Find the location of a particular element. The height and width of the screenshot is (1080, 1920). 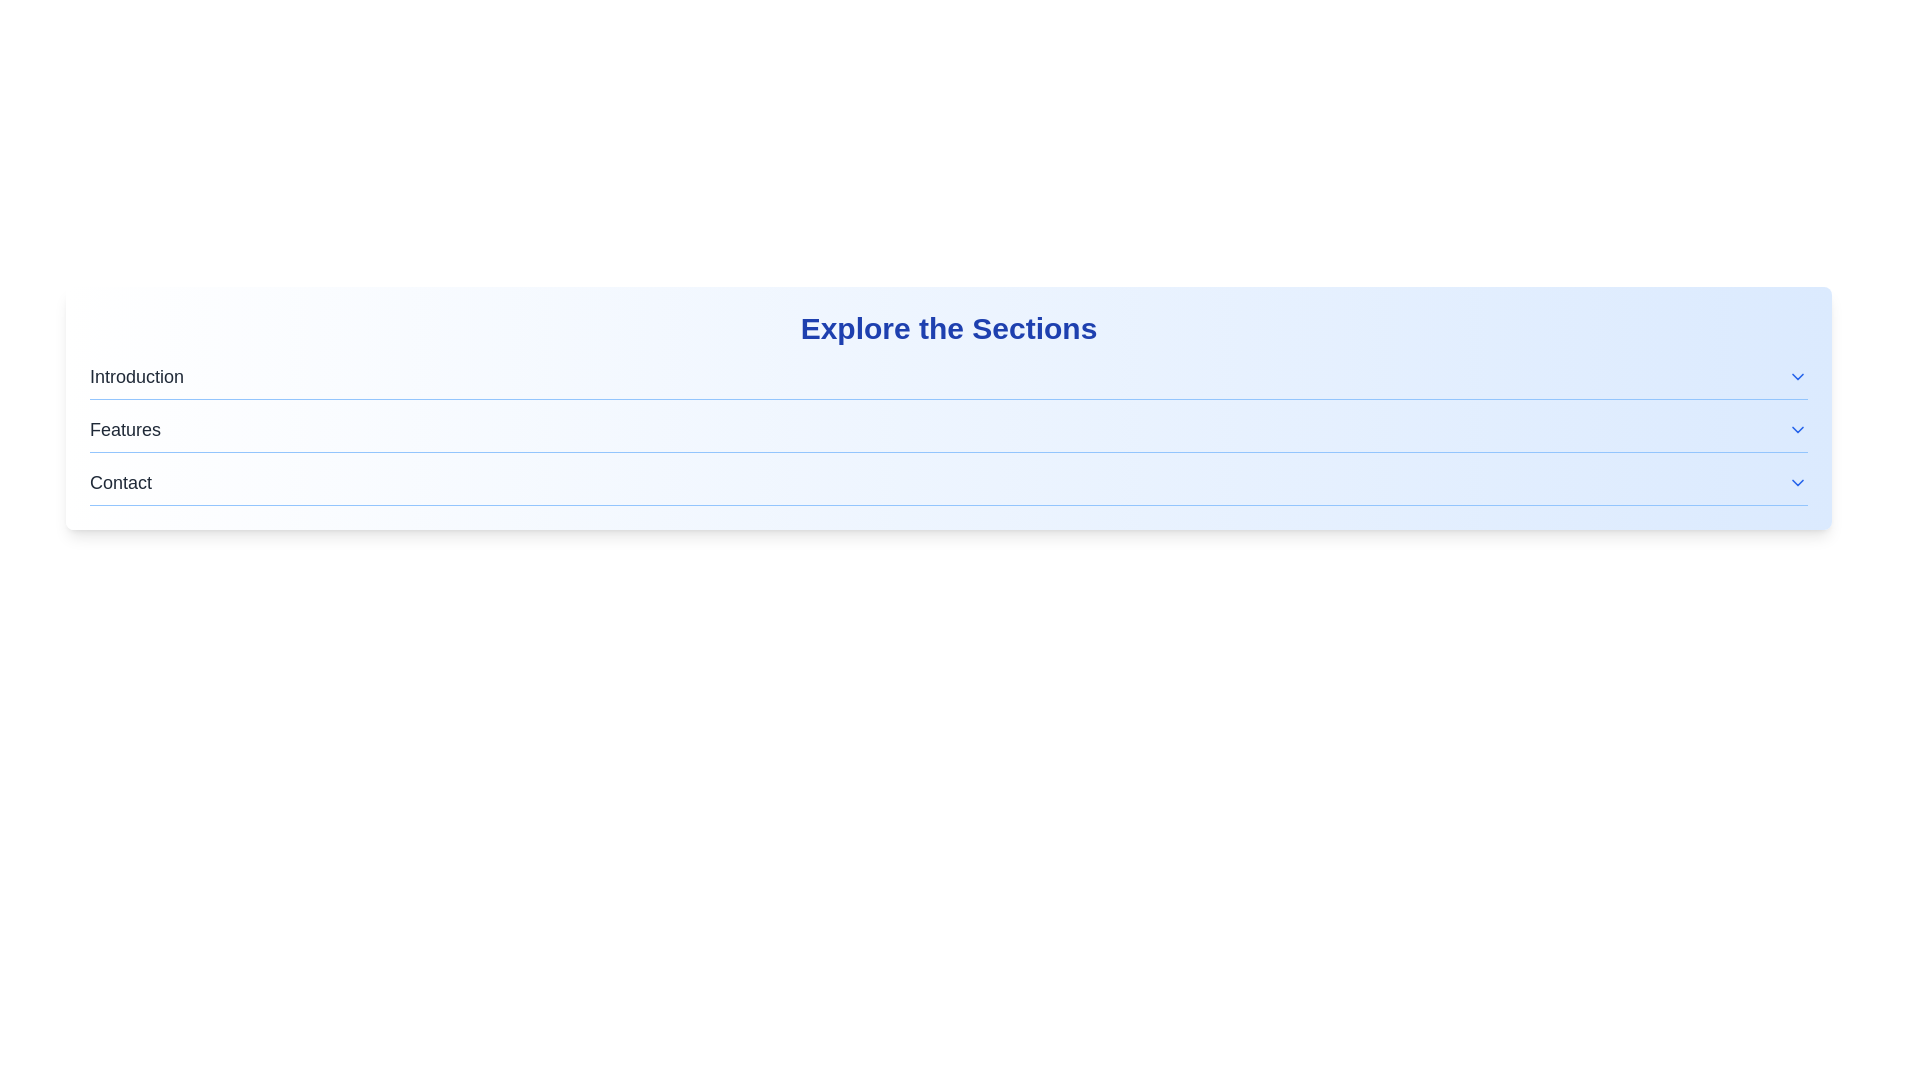

the Chevron Icon located at the end of the 'Contact' row in the dropdown menu is located at coordinates (1798, 482).